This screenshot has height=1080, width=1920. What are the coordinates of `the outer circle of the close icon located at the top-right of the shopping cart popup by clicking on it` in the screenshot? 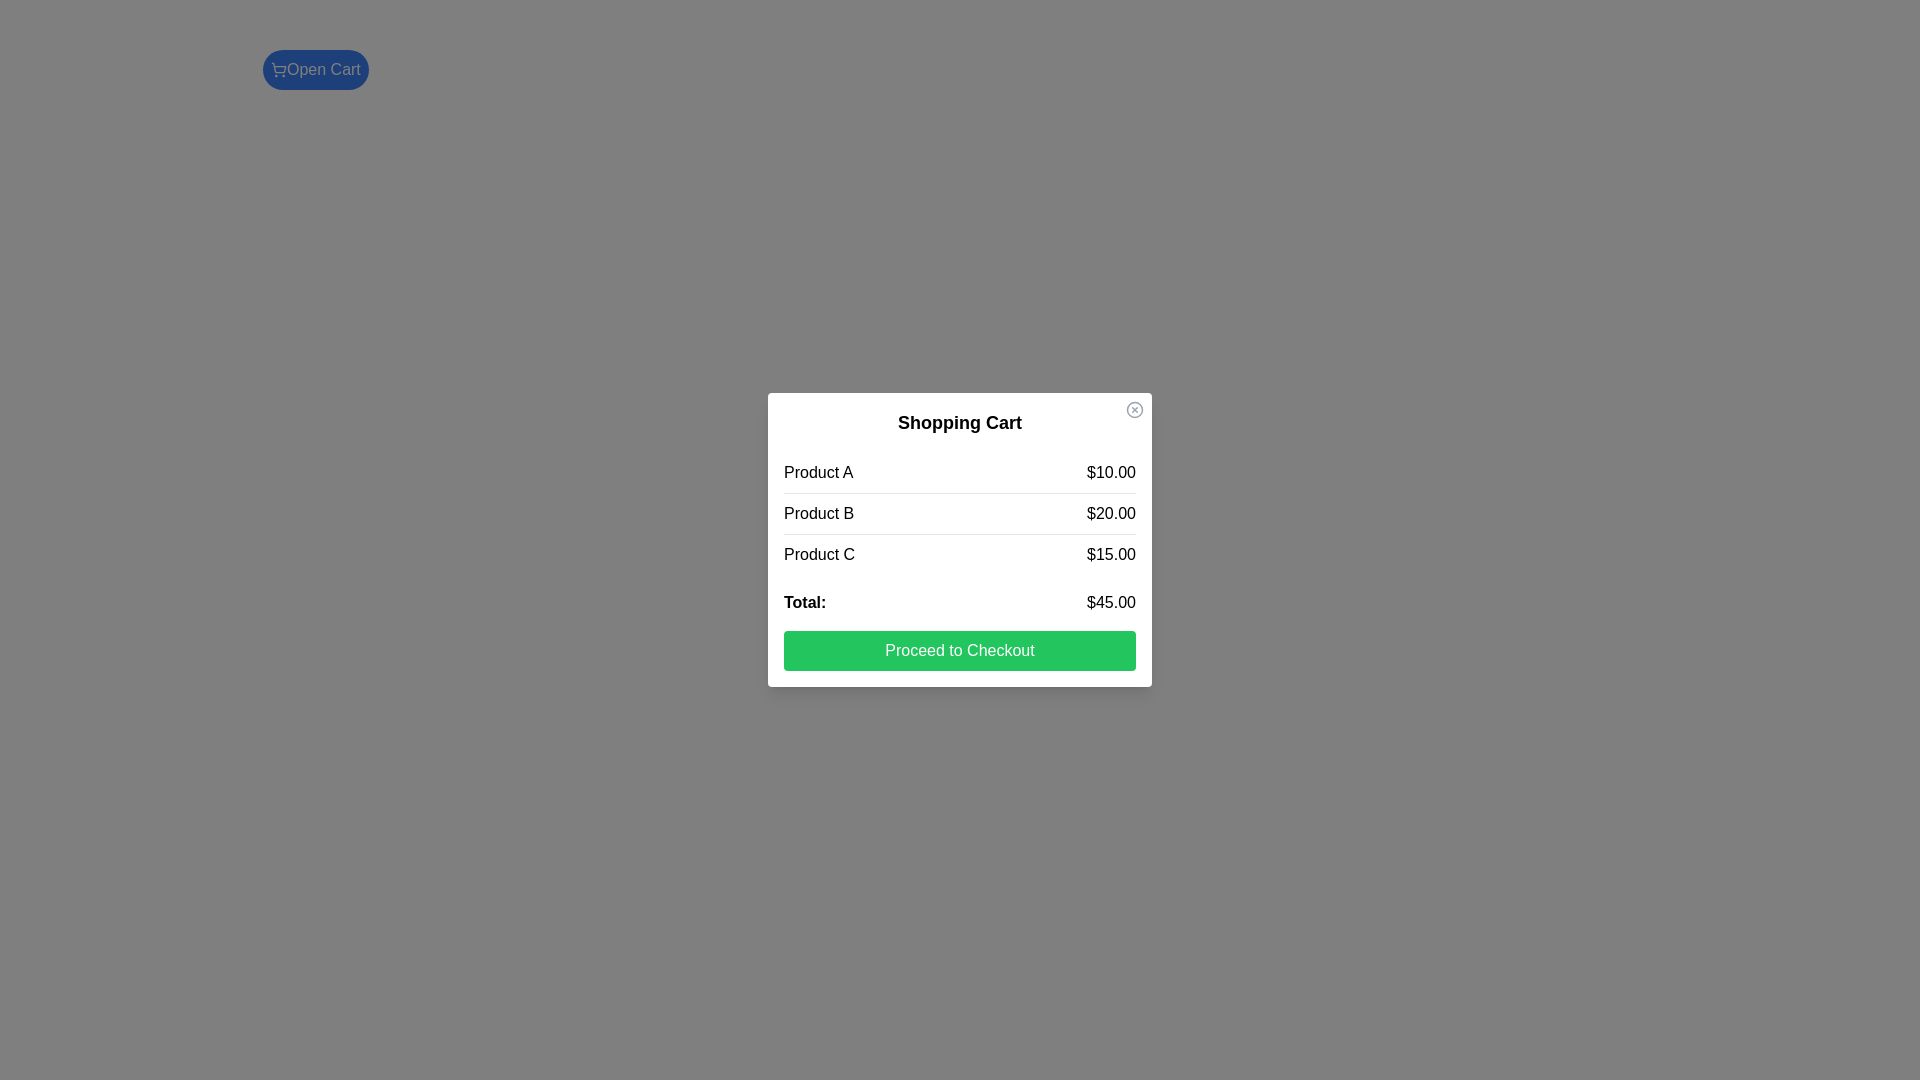 It's located at (1134, 408).